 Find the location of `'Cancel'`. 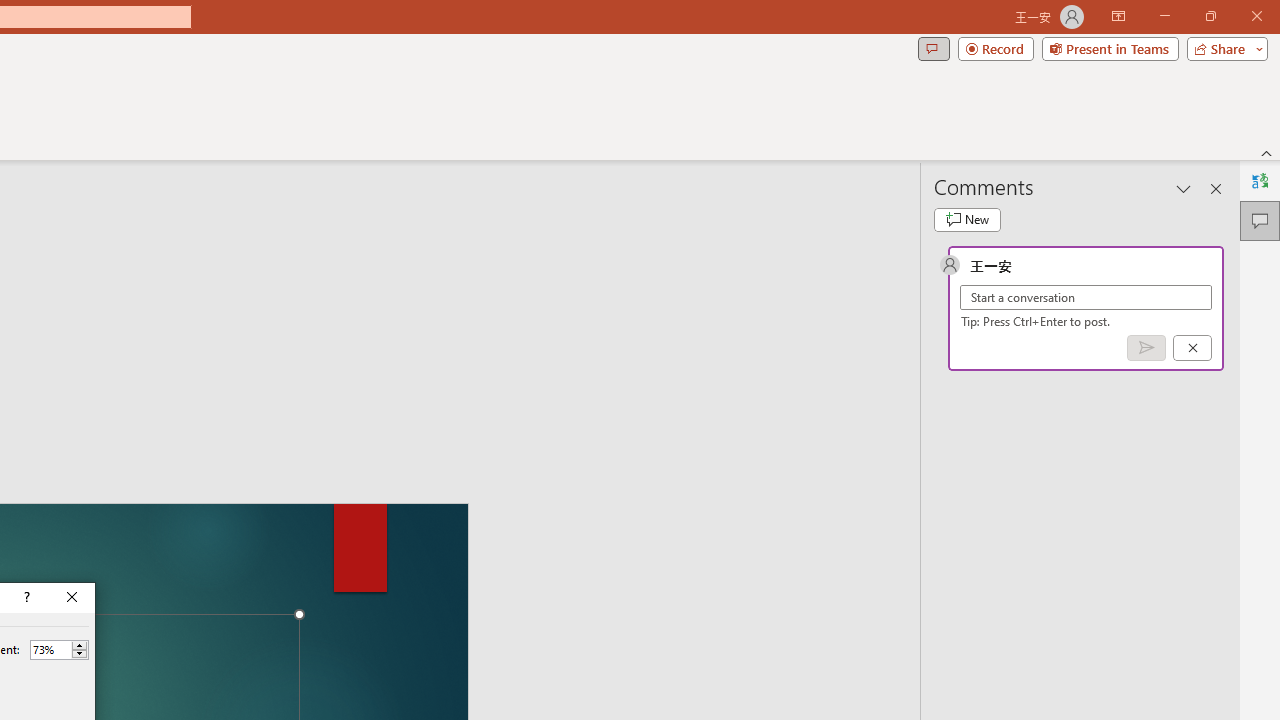

'Cancel' is located at coordinates (1192, 346).